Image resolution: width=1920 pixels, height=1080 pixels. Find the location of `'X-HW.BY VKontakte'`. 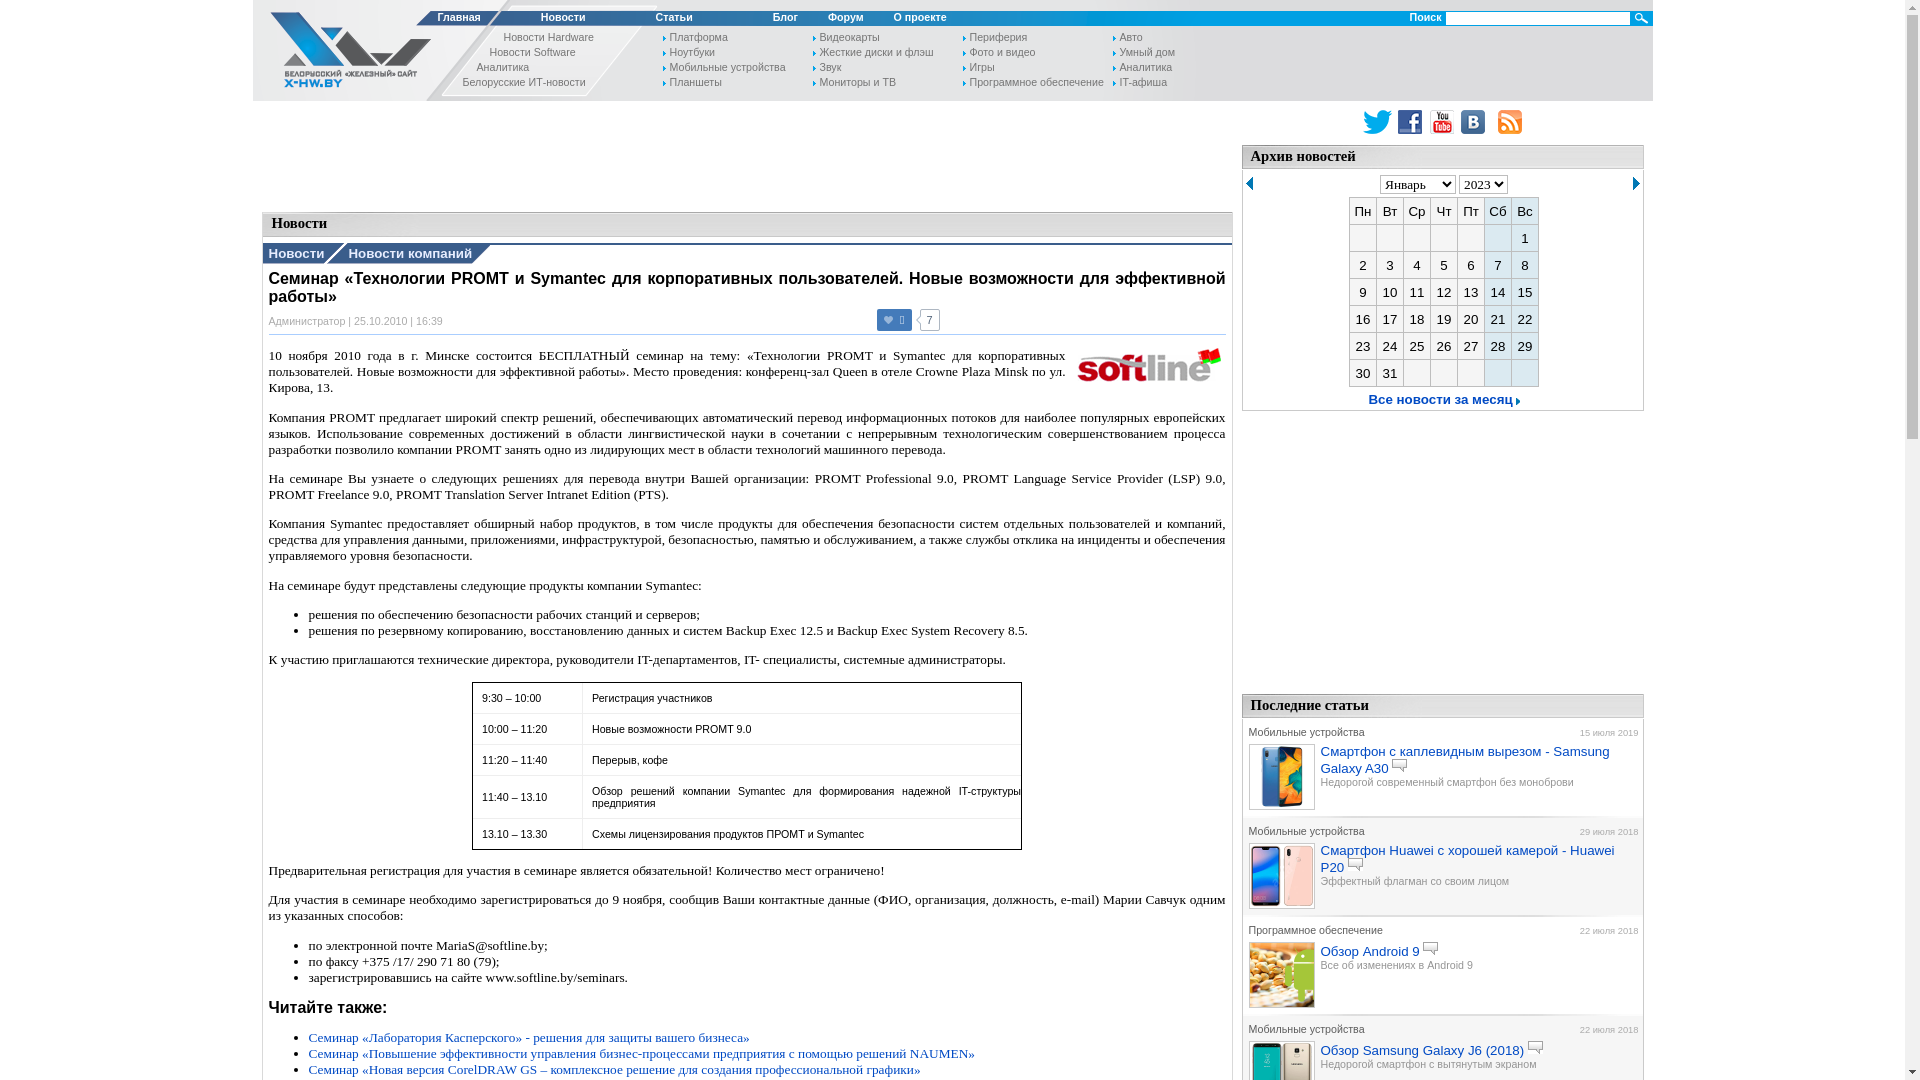

'X-HW.BY VKontakte' is located at coordinates (1460, 122).